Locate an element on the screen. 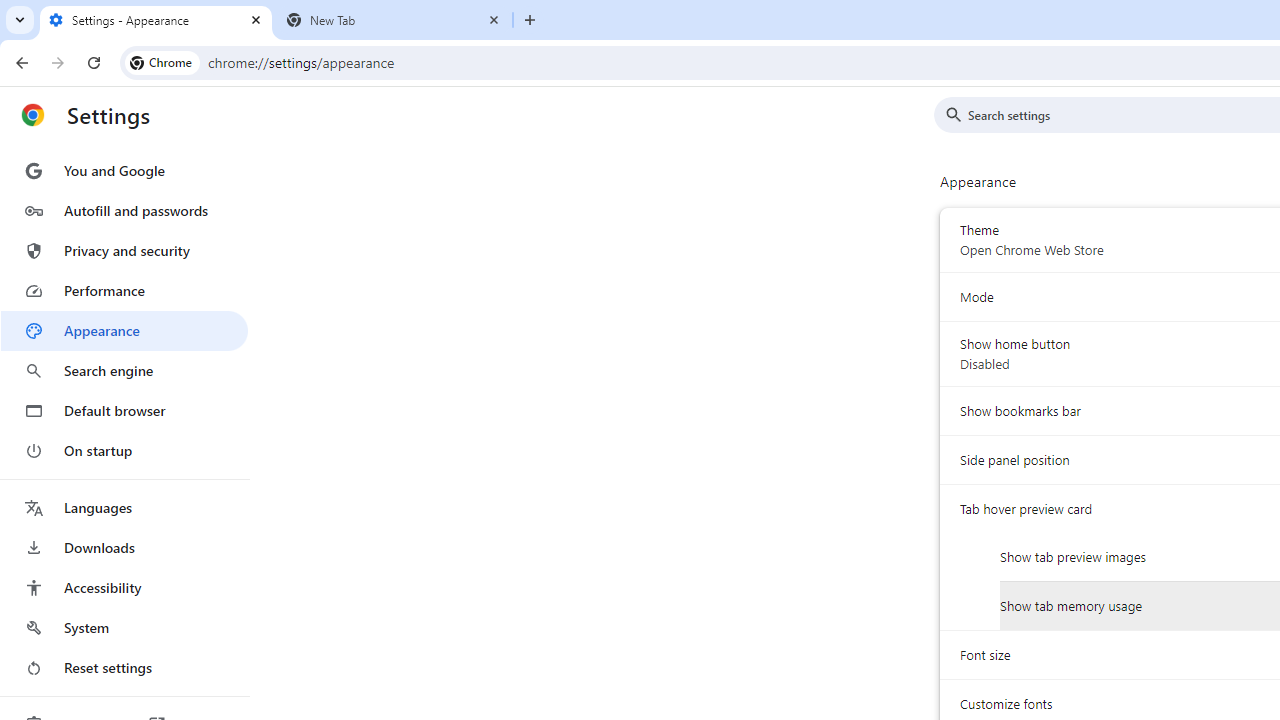 The height and width of the screenshot is (720, 1280). 'Settings - Appearance' is located at coordinates (155, 20).